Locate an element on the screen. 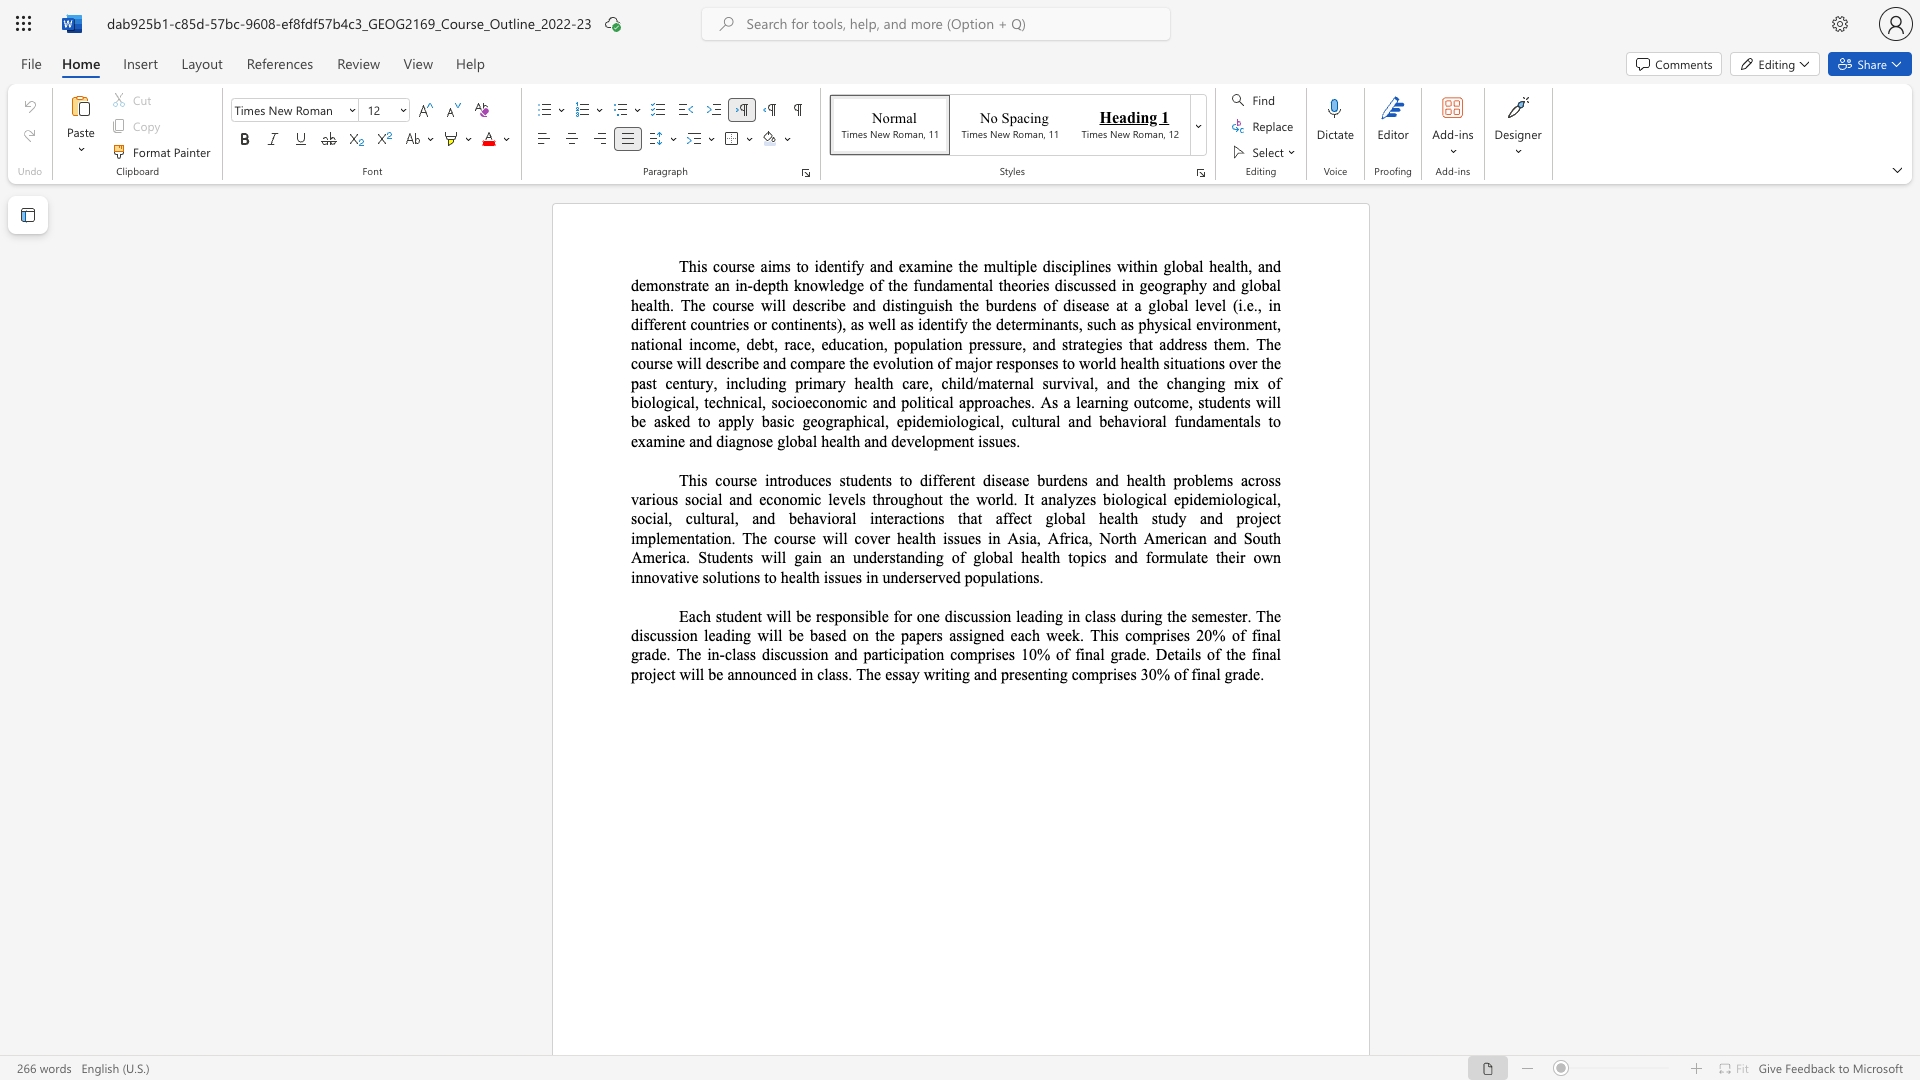 This screenshot has height=1080, width=1920. the 5th character "a" in the text is located at coordinates (1226, 265).